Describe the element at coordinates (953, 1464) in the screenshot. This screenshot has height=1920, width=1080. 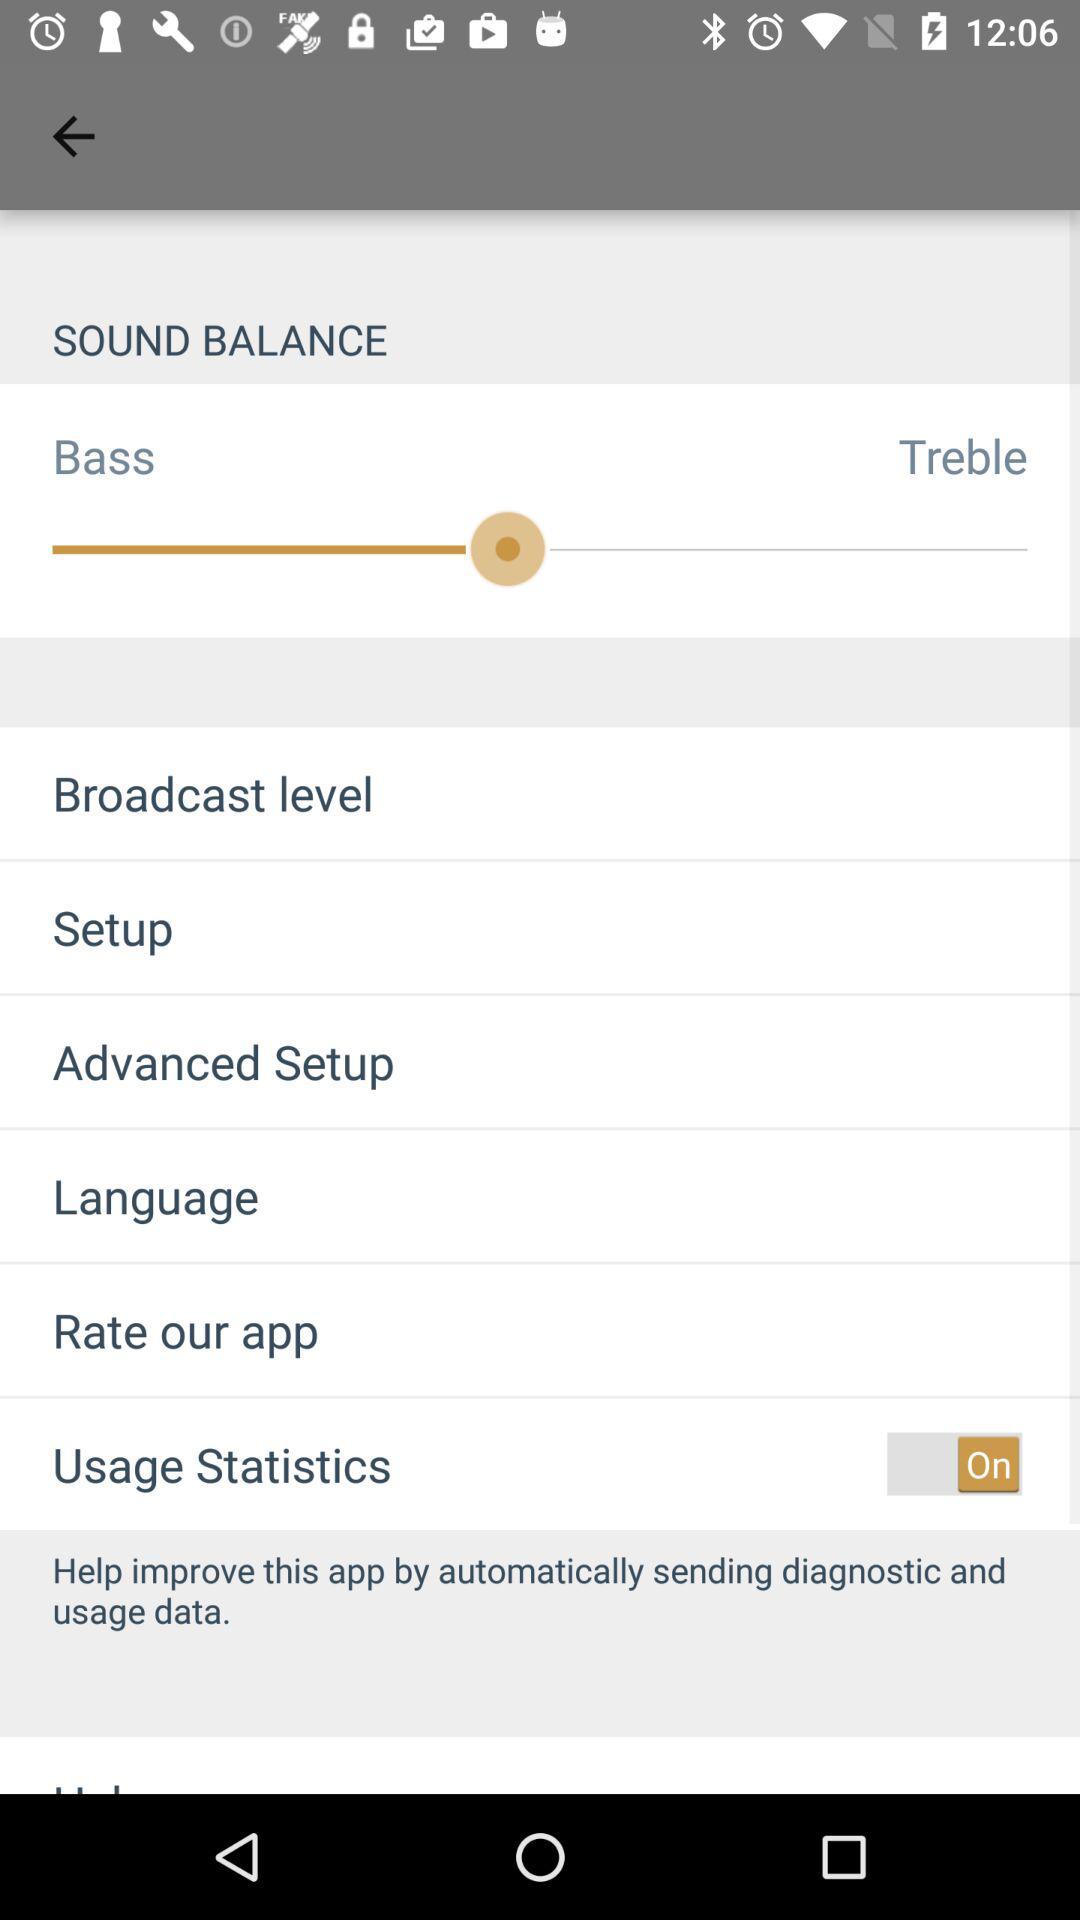
I see `usage statistics option` at that location.